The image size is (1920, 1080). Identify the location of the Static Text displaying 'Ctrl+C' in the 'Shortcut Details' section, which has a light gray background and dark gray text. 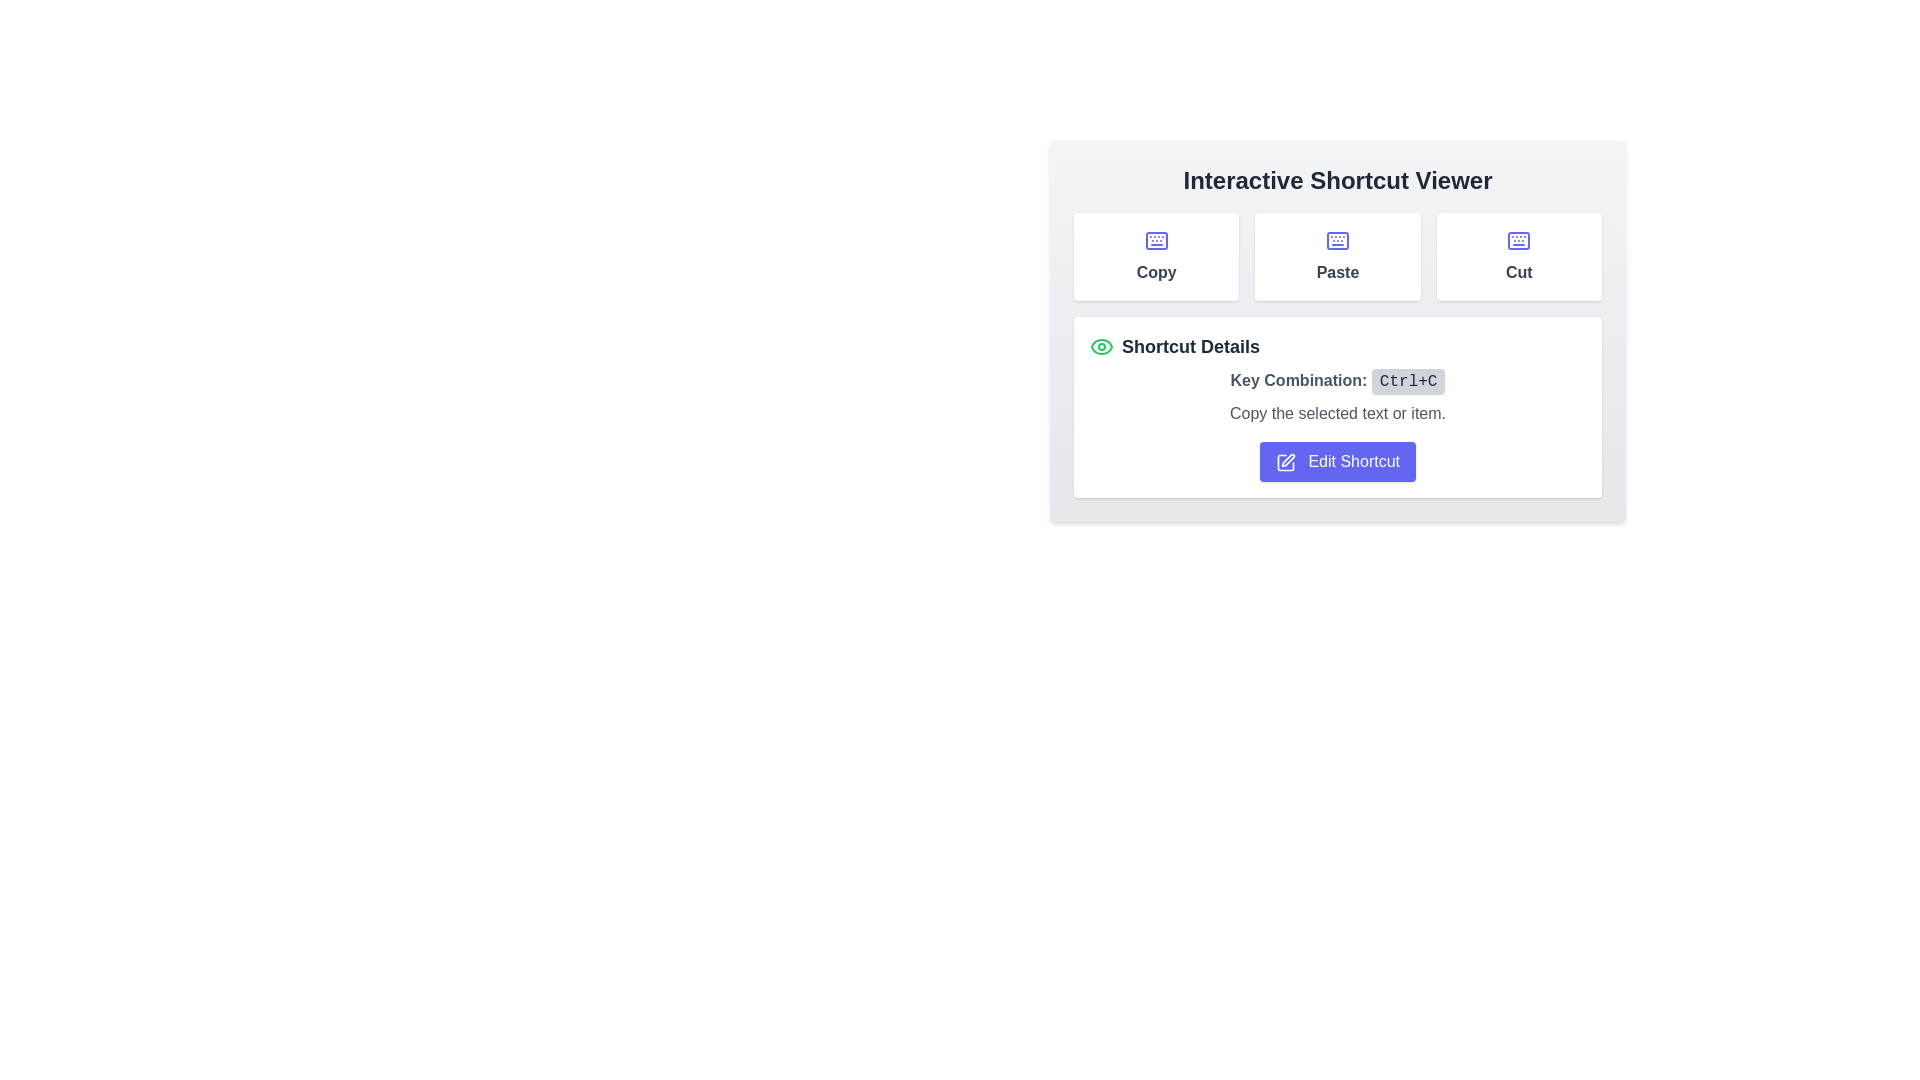
(1407, 381).